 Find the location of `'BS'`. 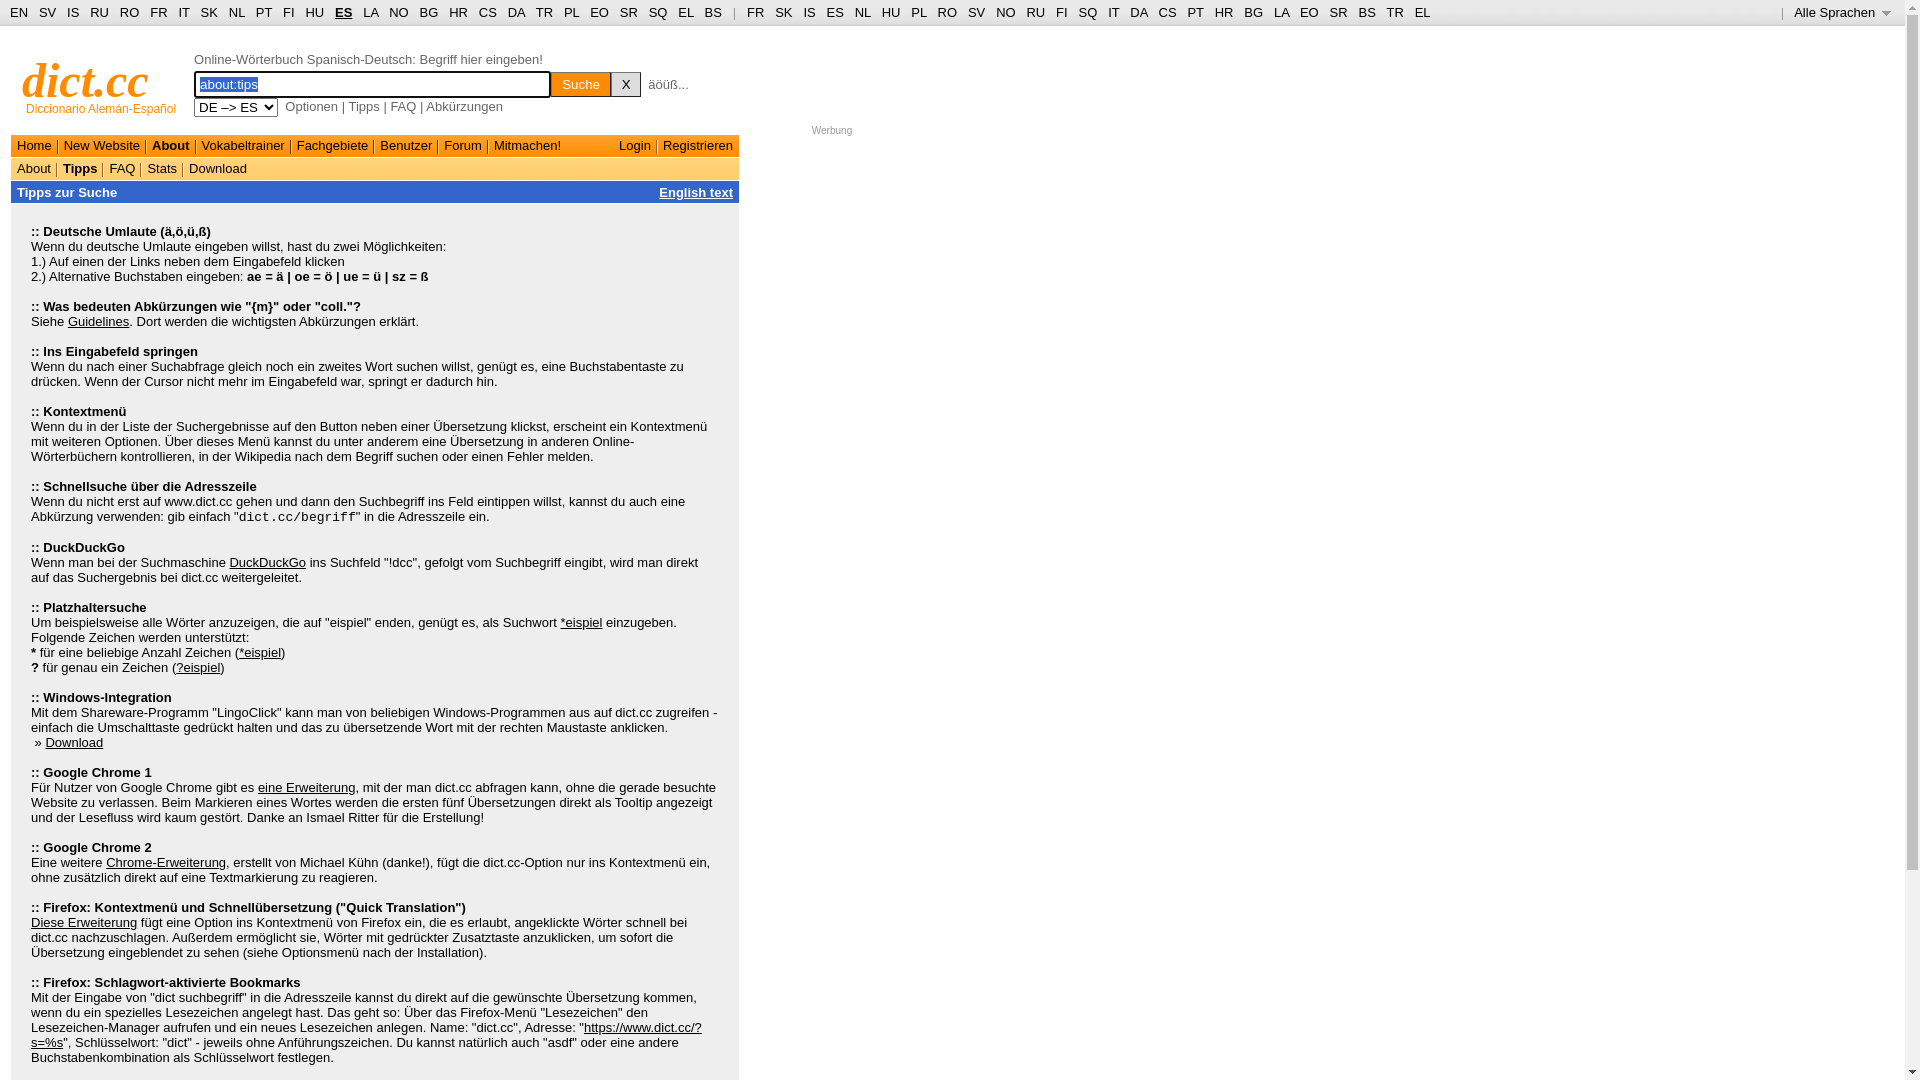

'BS' is located at coordinates (713, 12).